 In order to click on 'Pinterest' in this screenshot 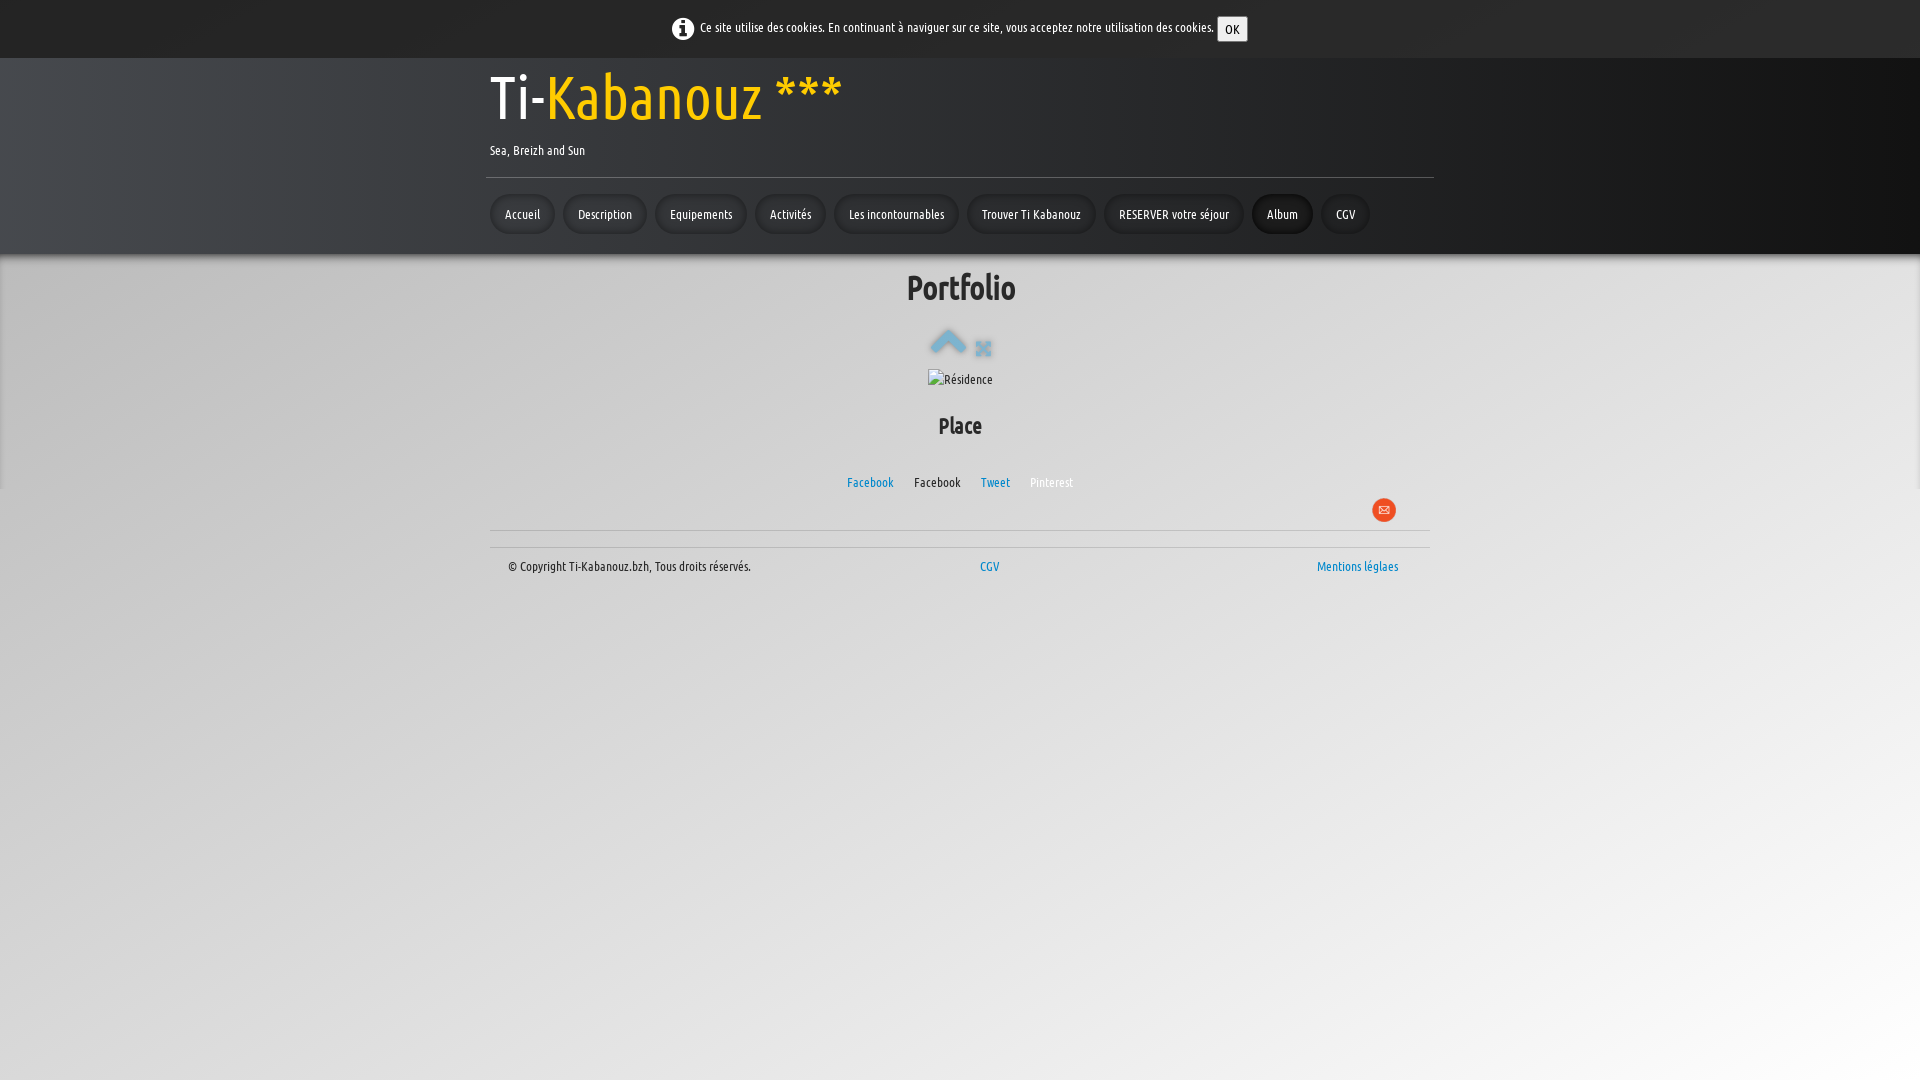, I will do `click(1050, 481)`.